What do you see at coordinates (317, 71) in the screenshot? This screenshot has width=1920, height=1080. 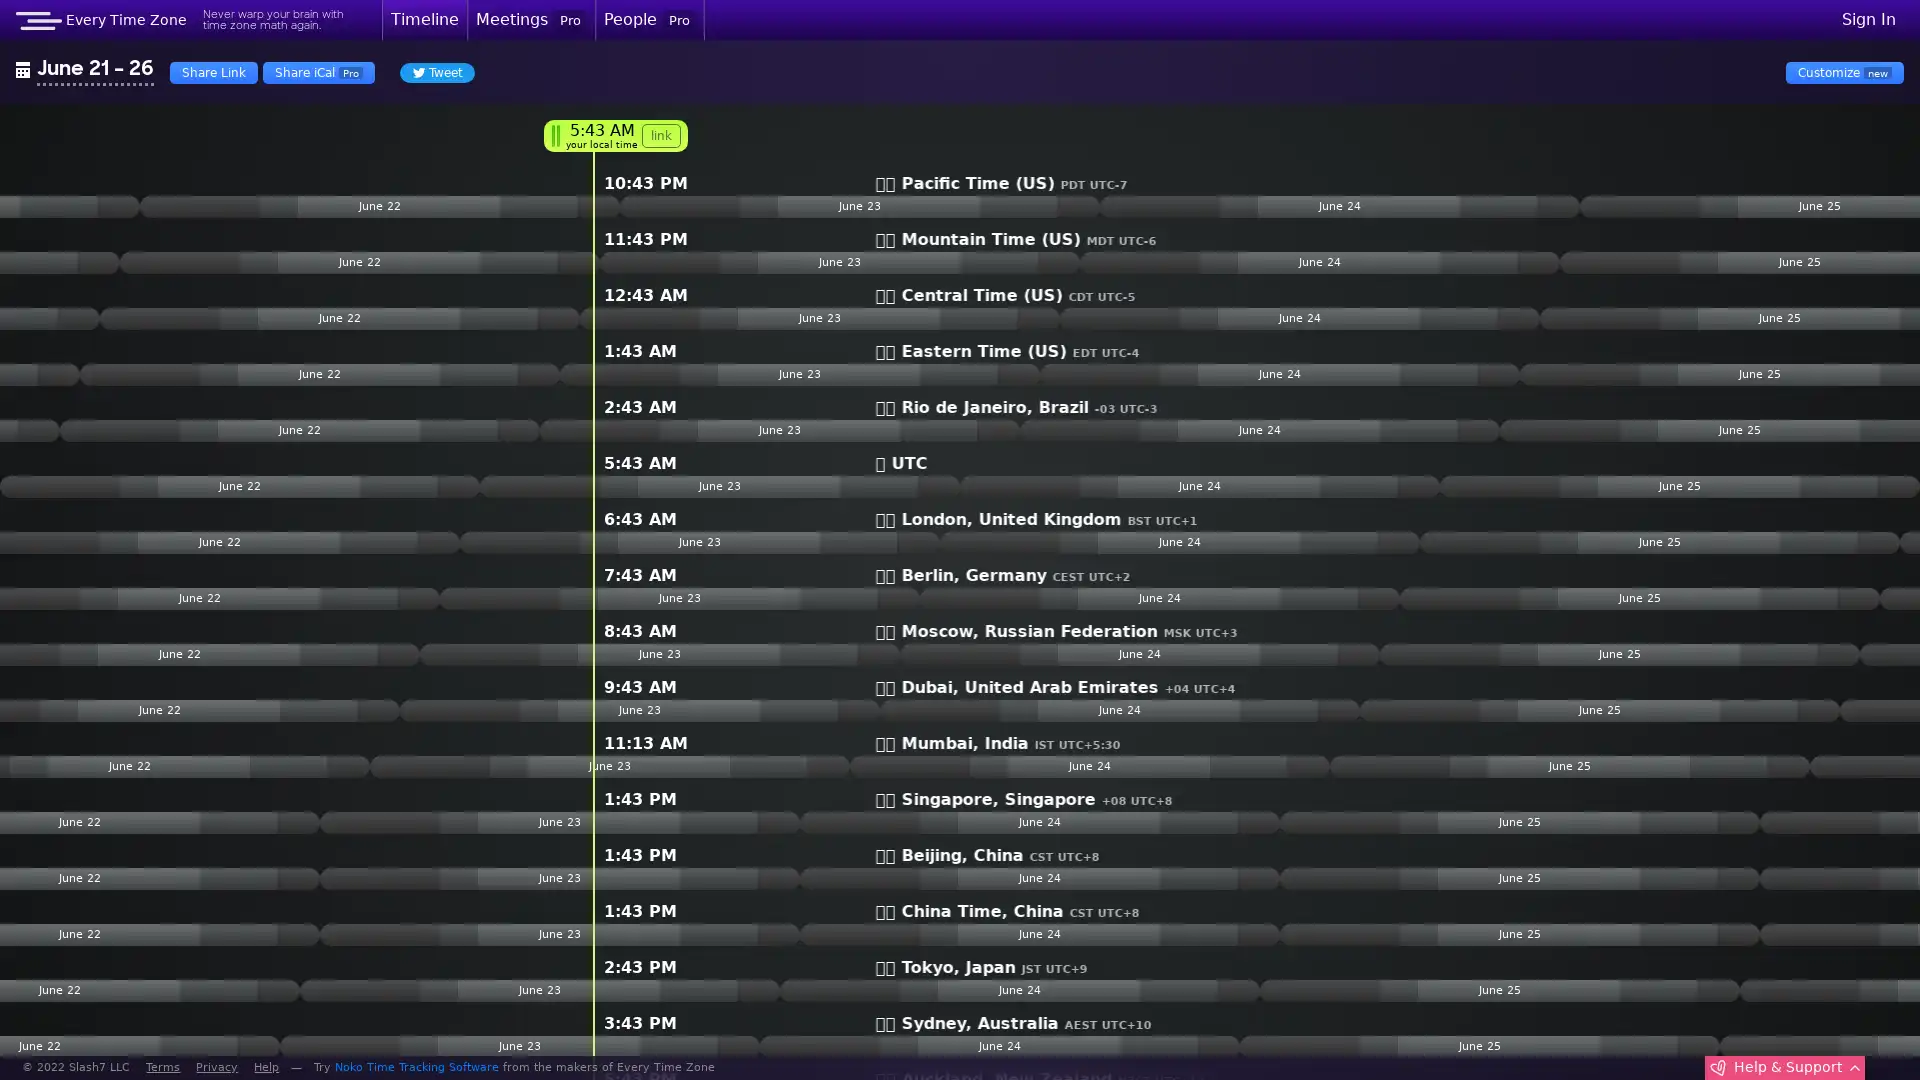 I see `Share iCal Pro` at bounding box center [317, 71].